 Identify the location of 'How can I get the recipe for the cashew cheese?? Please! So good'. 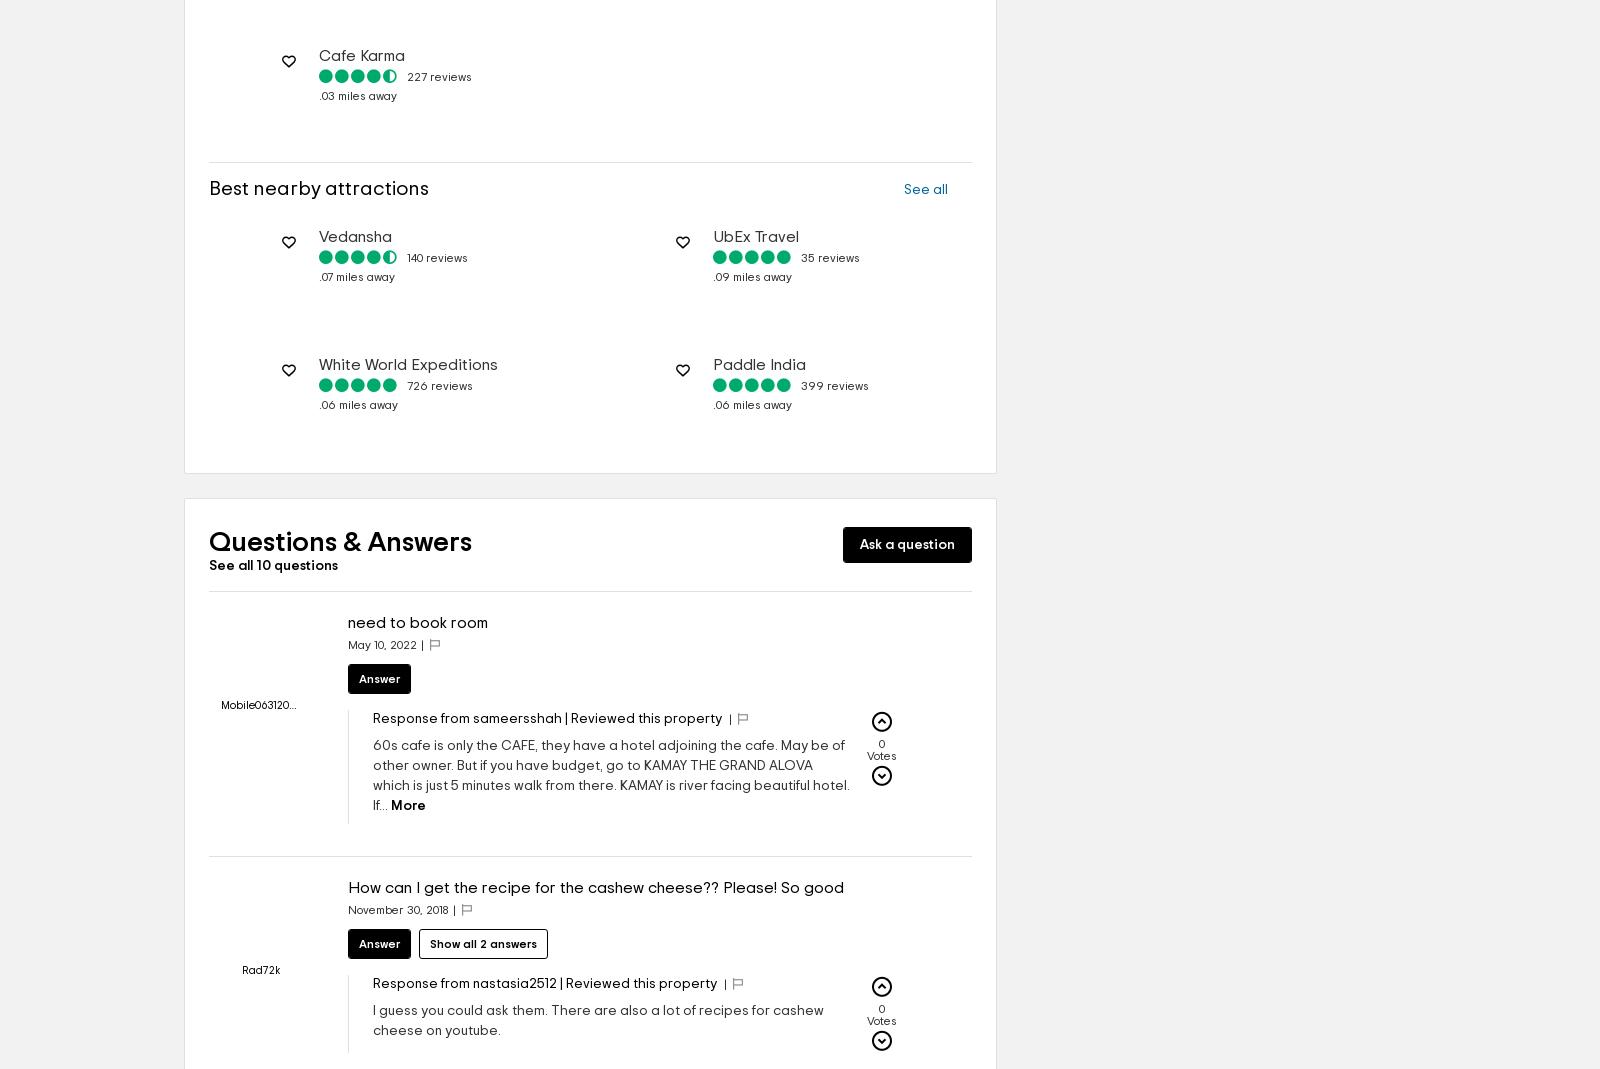
(348, 887).